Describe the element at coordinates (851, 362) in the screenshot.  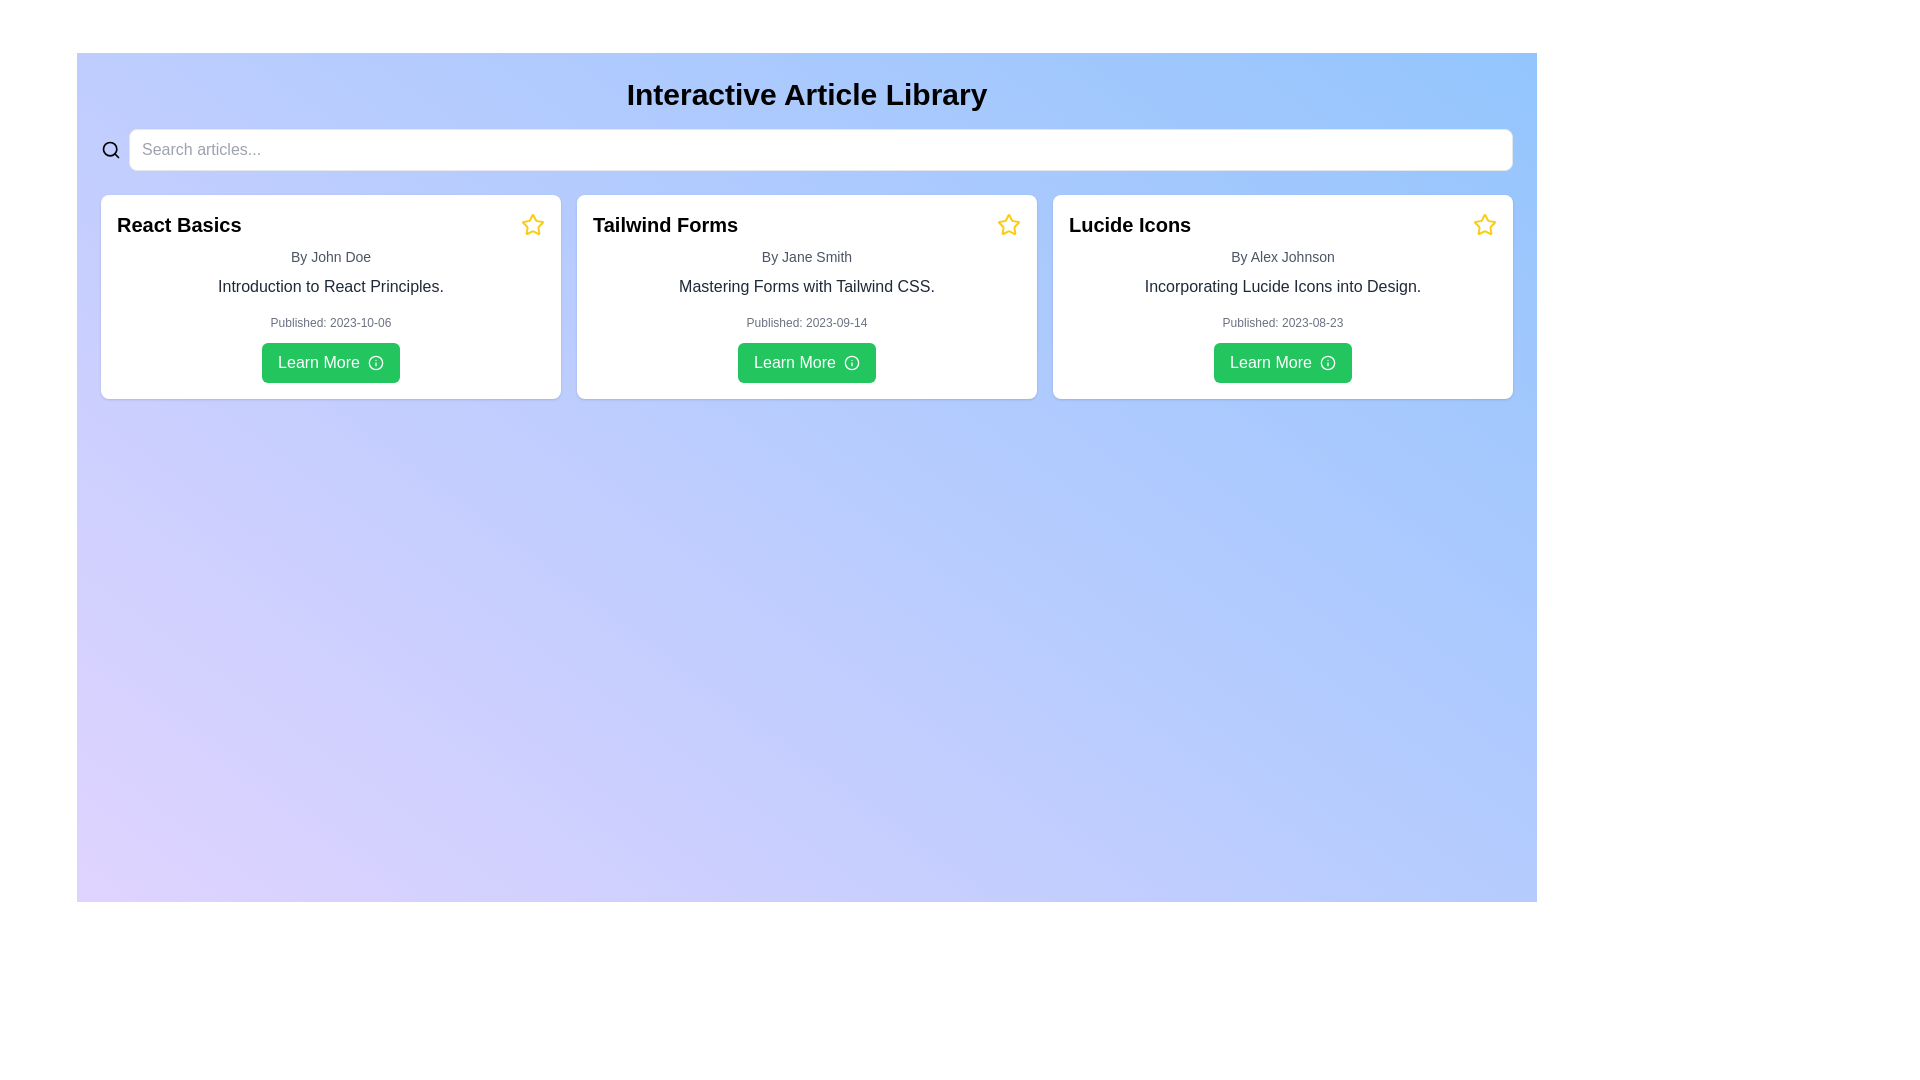
I see `the information icon located at the right end of the 'Learn More' button in the 'Tailwind Forms' section` at that location.